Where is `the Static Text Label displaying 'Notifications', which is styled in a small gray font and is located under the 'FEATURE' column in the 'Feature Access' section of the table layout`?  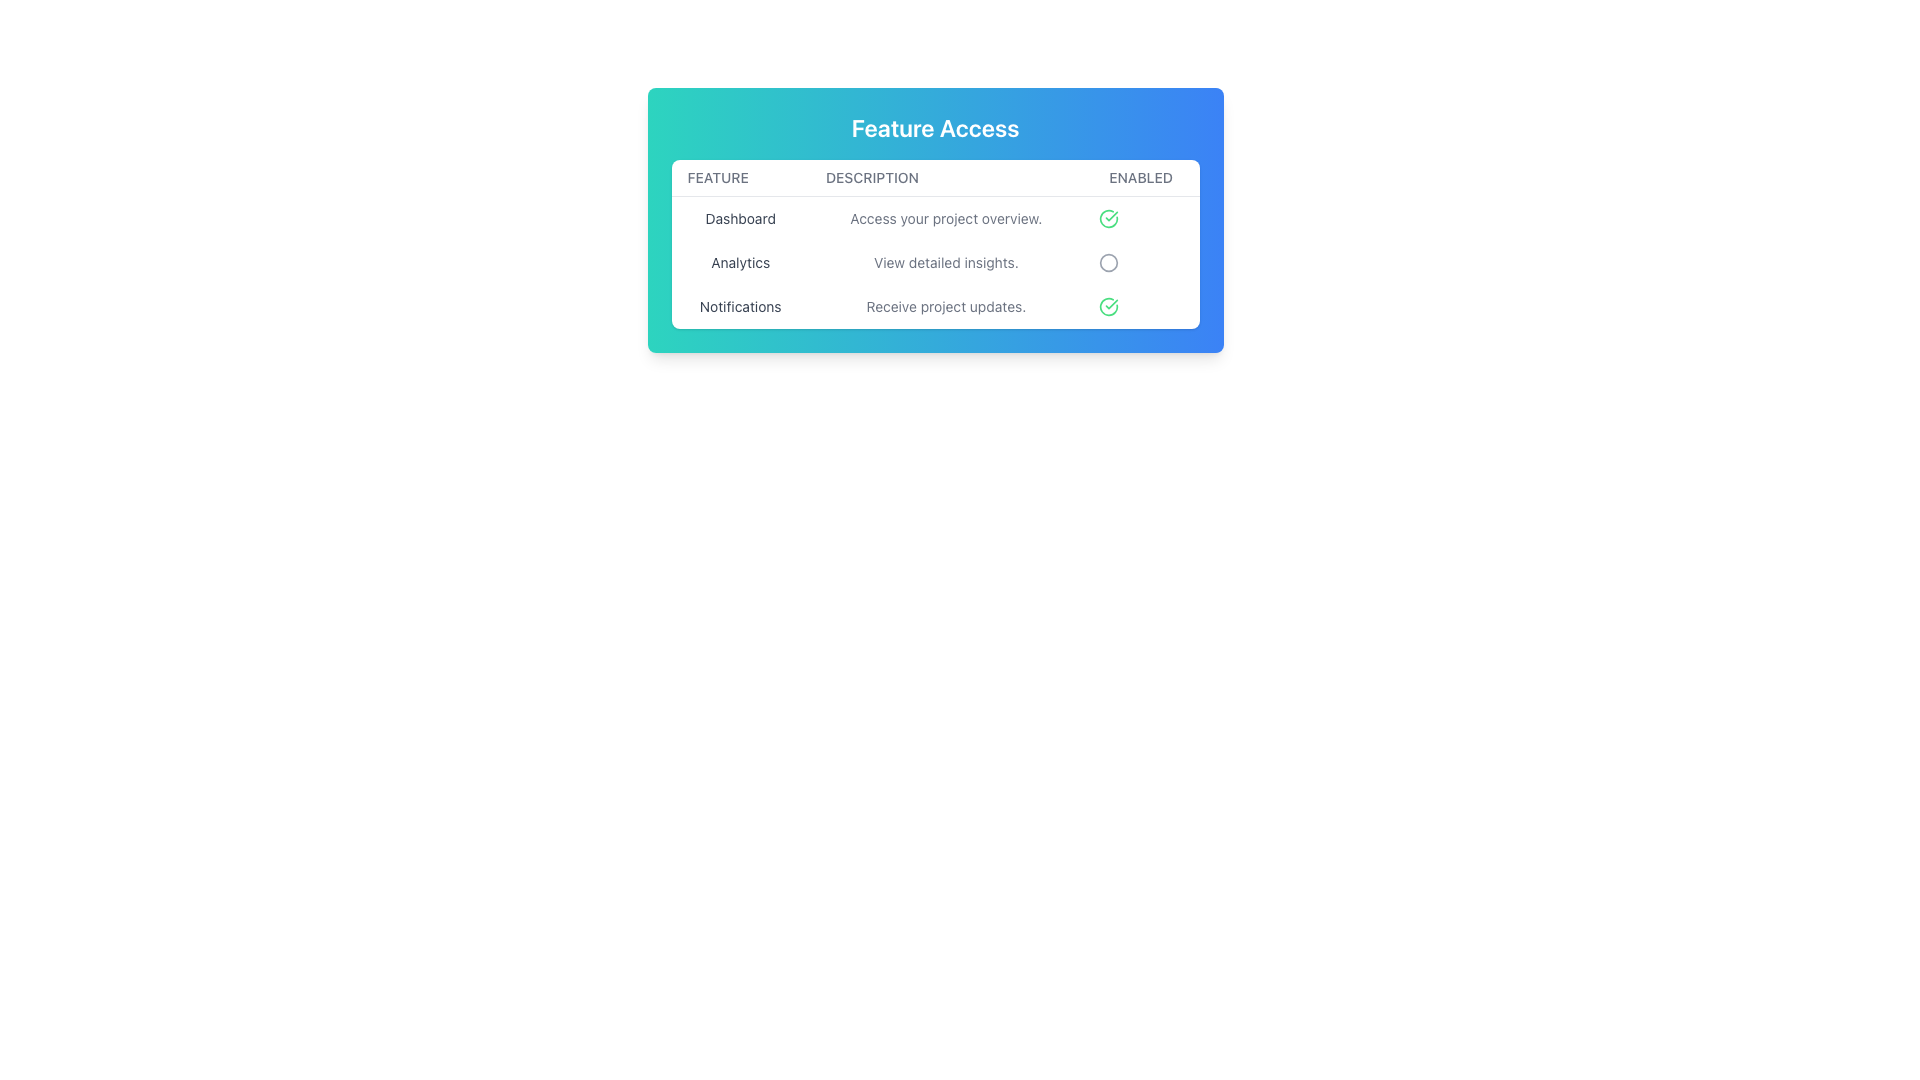 the Static Text Label displaying 'Notifications', which is styled in a small gray font and is located under the 'FEATURE' column in the 'Feature Access' section of the table layout is located at coordinates (739, 307).